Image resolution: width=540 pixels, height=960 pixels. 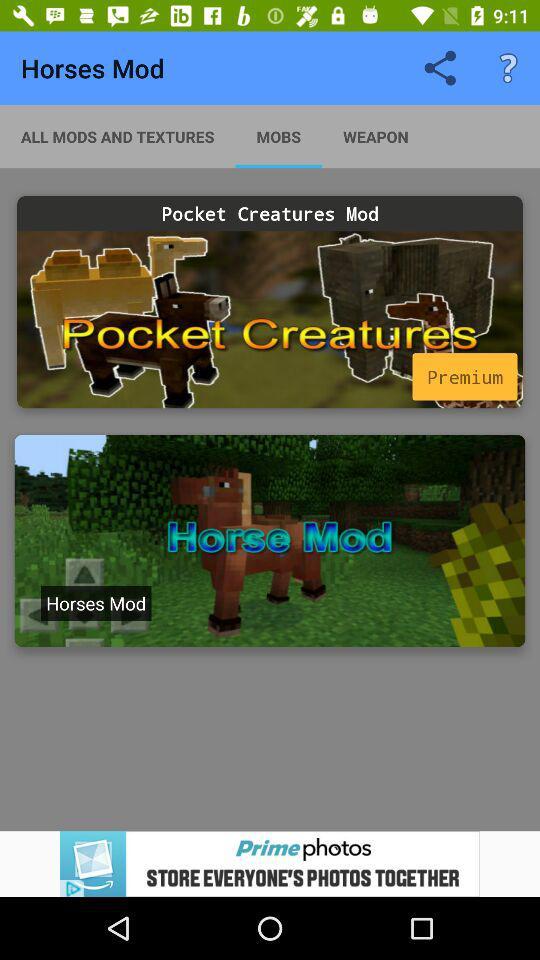 I want to click on picture option, so click(x=270, y=541).